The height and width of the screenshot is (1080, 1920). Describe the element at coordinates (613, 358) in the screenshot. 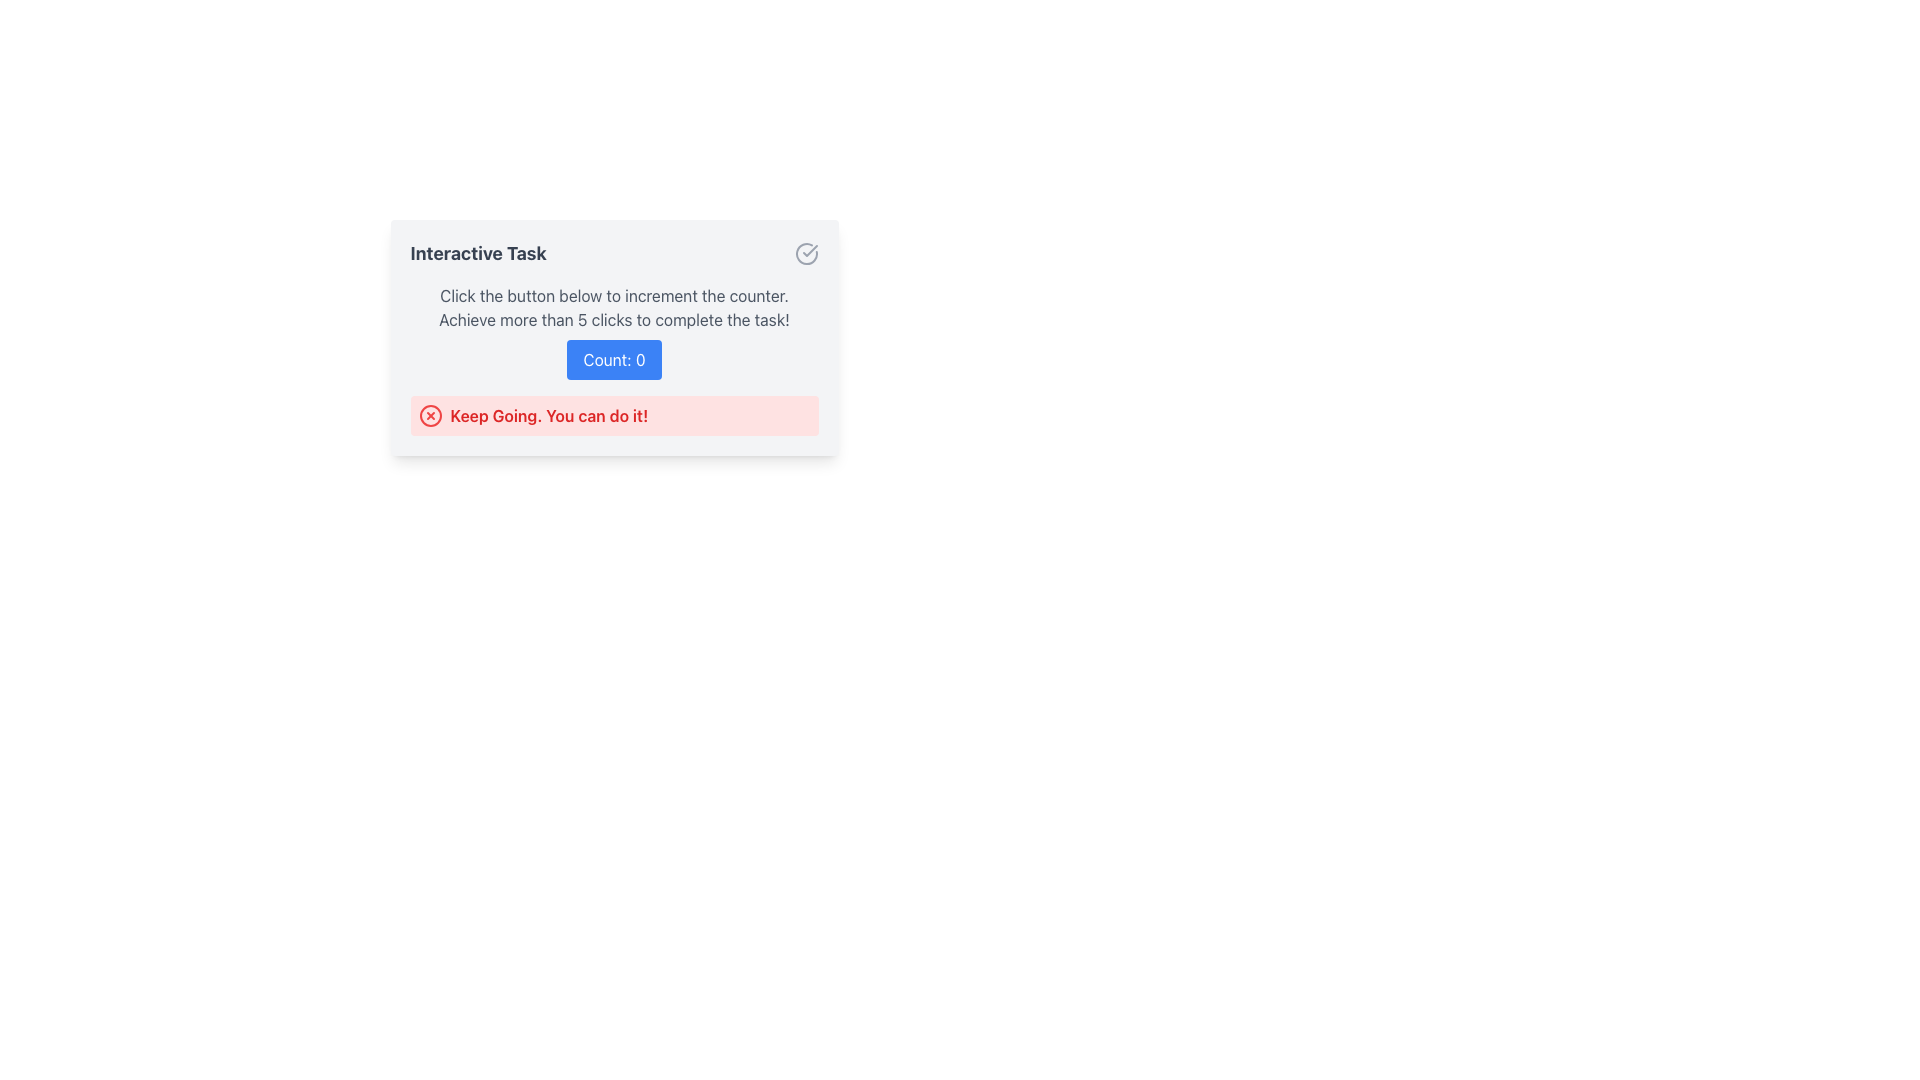

I see `the increment button located centrally below the descriptive text block to increase the counter` at that location.